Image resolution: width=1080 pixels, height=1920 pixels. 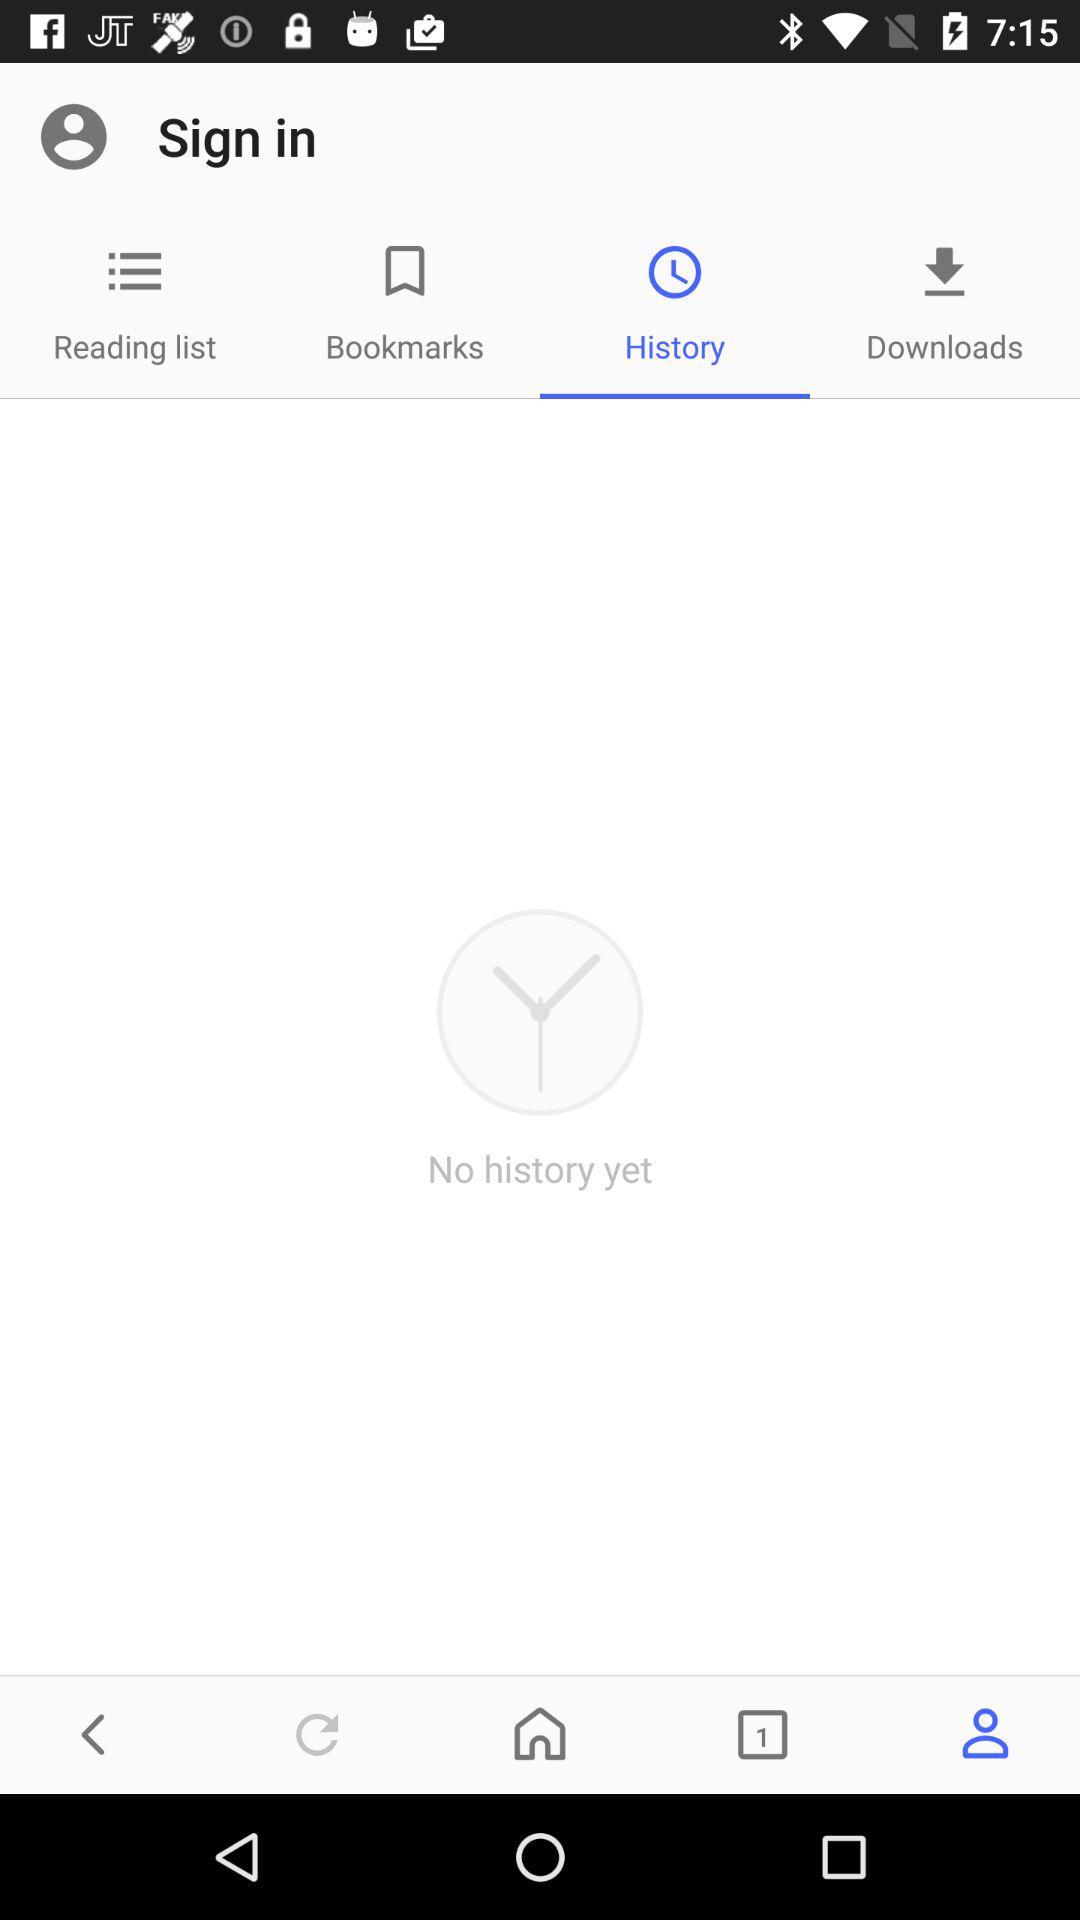 I want to click on the button above bookmarks, so click(x=405, y=271).